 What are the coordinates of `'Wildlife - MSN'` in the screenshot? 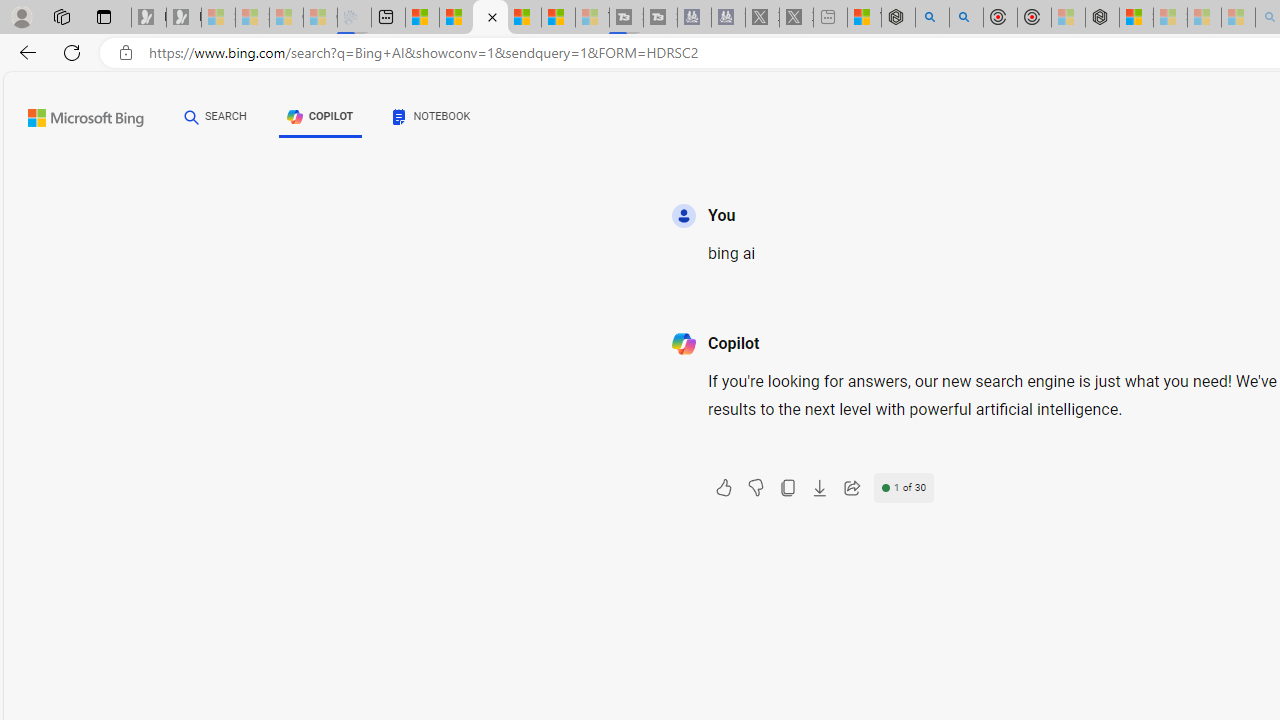 It's located at (864, 17).